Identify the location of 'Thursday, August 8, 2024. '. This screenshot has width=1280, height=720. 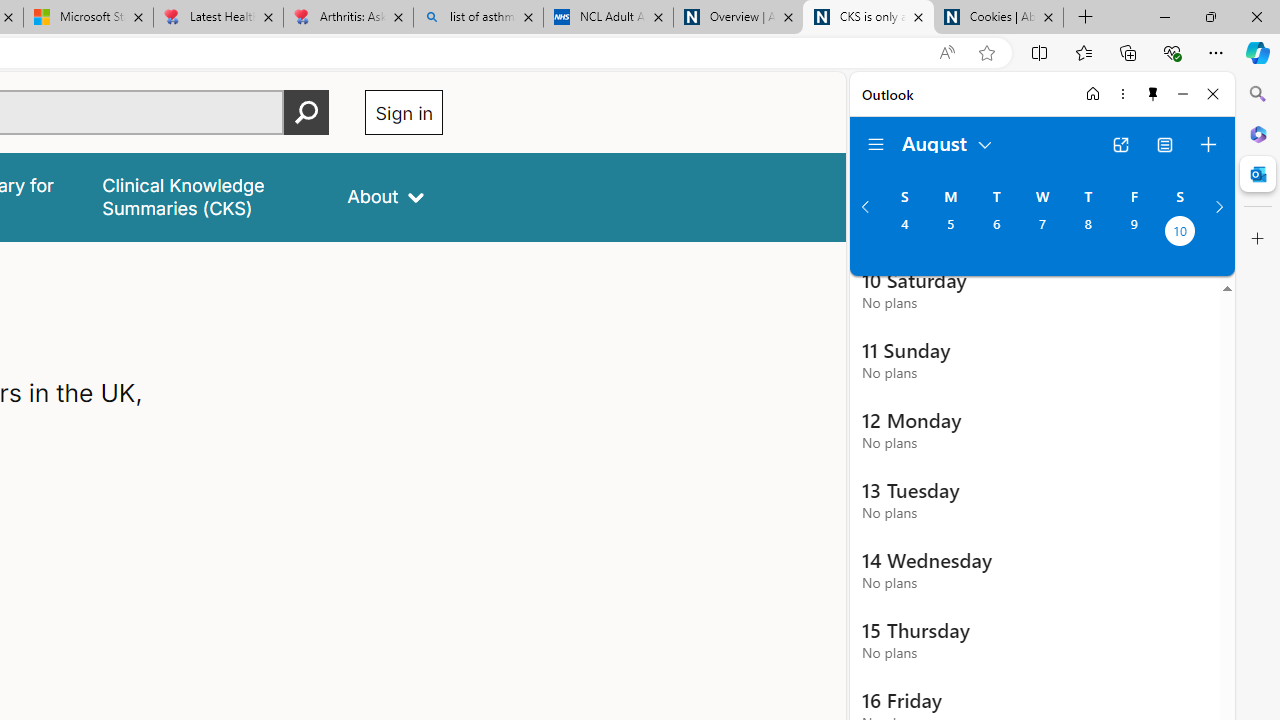
(1087, 232).